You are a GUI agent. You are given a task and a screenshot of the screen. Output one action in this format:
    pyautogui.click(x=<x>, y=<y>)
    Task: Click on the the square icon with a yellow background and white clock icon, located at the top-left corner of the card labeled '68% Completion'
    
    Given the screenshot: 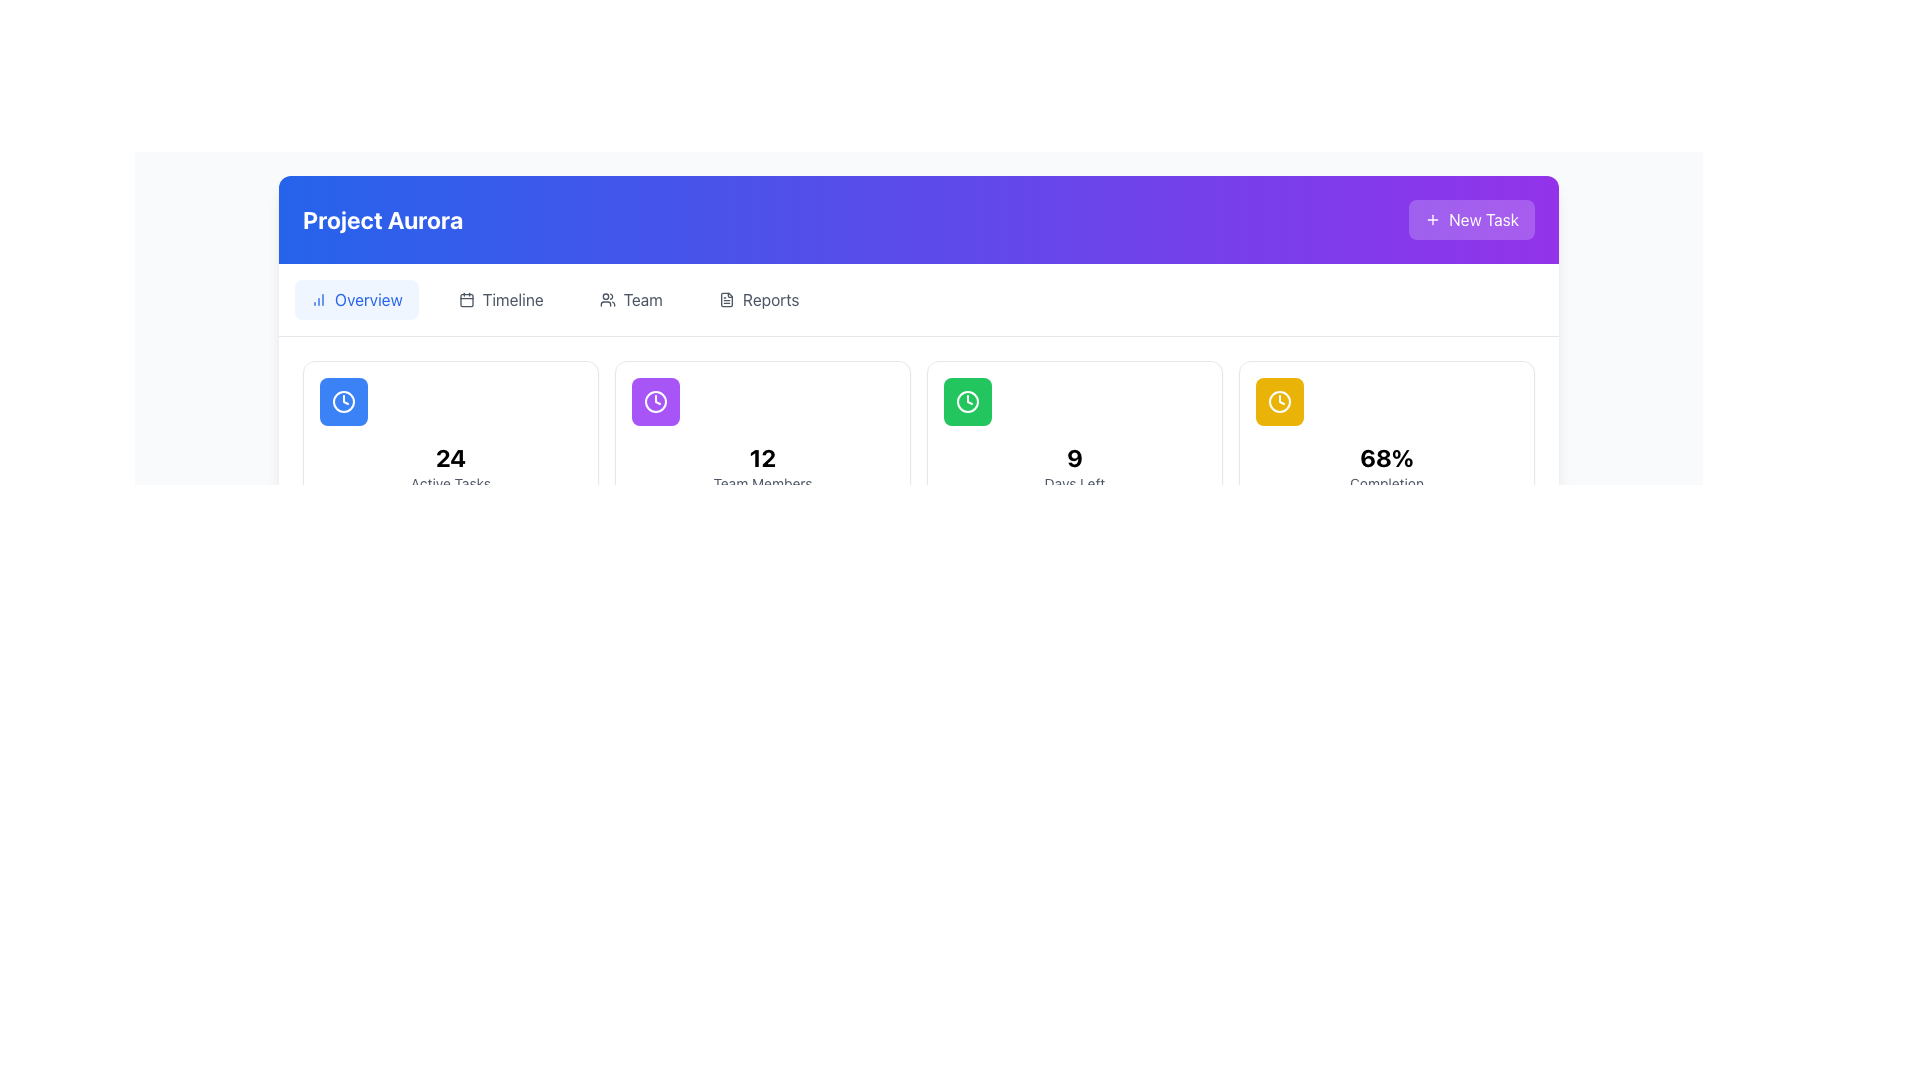 What is the action you would take?
    pyautogui.click(x=1280, y=401)
    